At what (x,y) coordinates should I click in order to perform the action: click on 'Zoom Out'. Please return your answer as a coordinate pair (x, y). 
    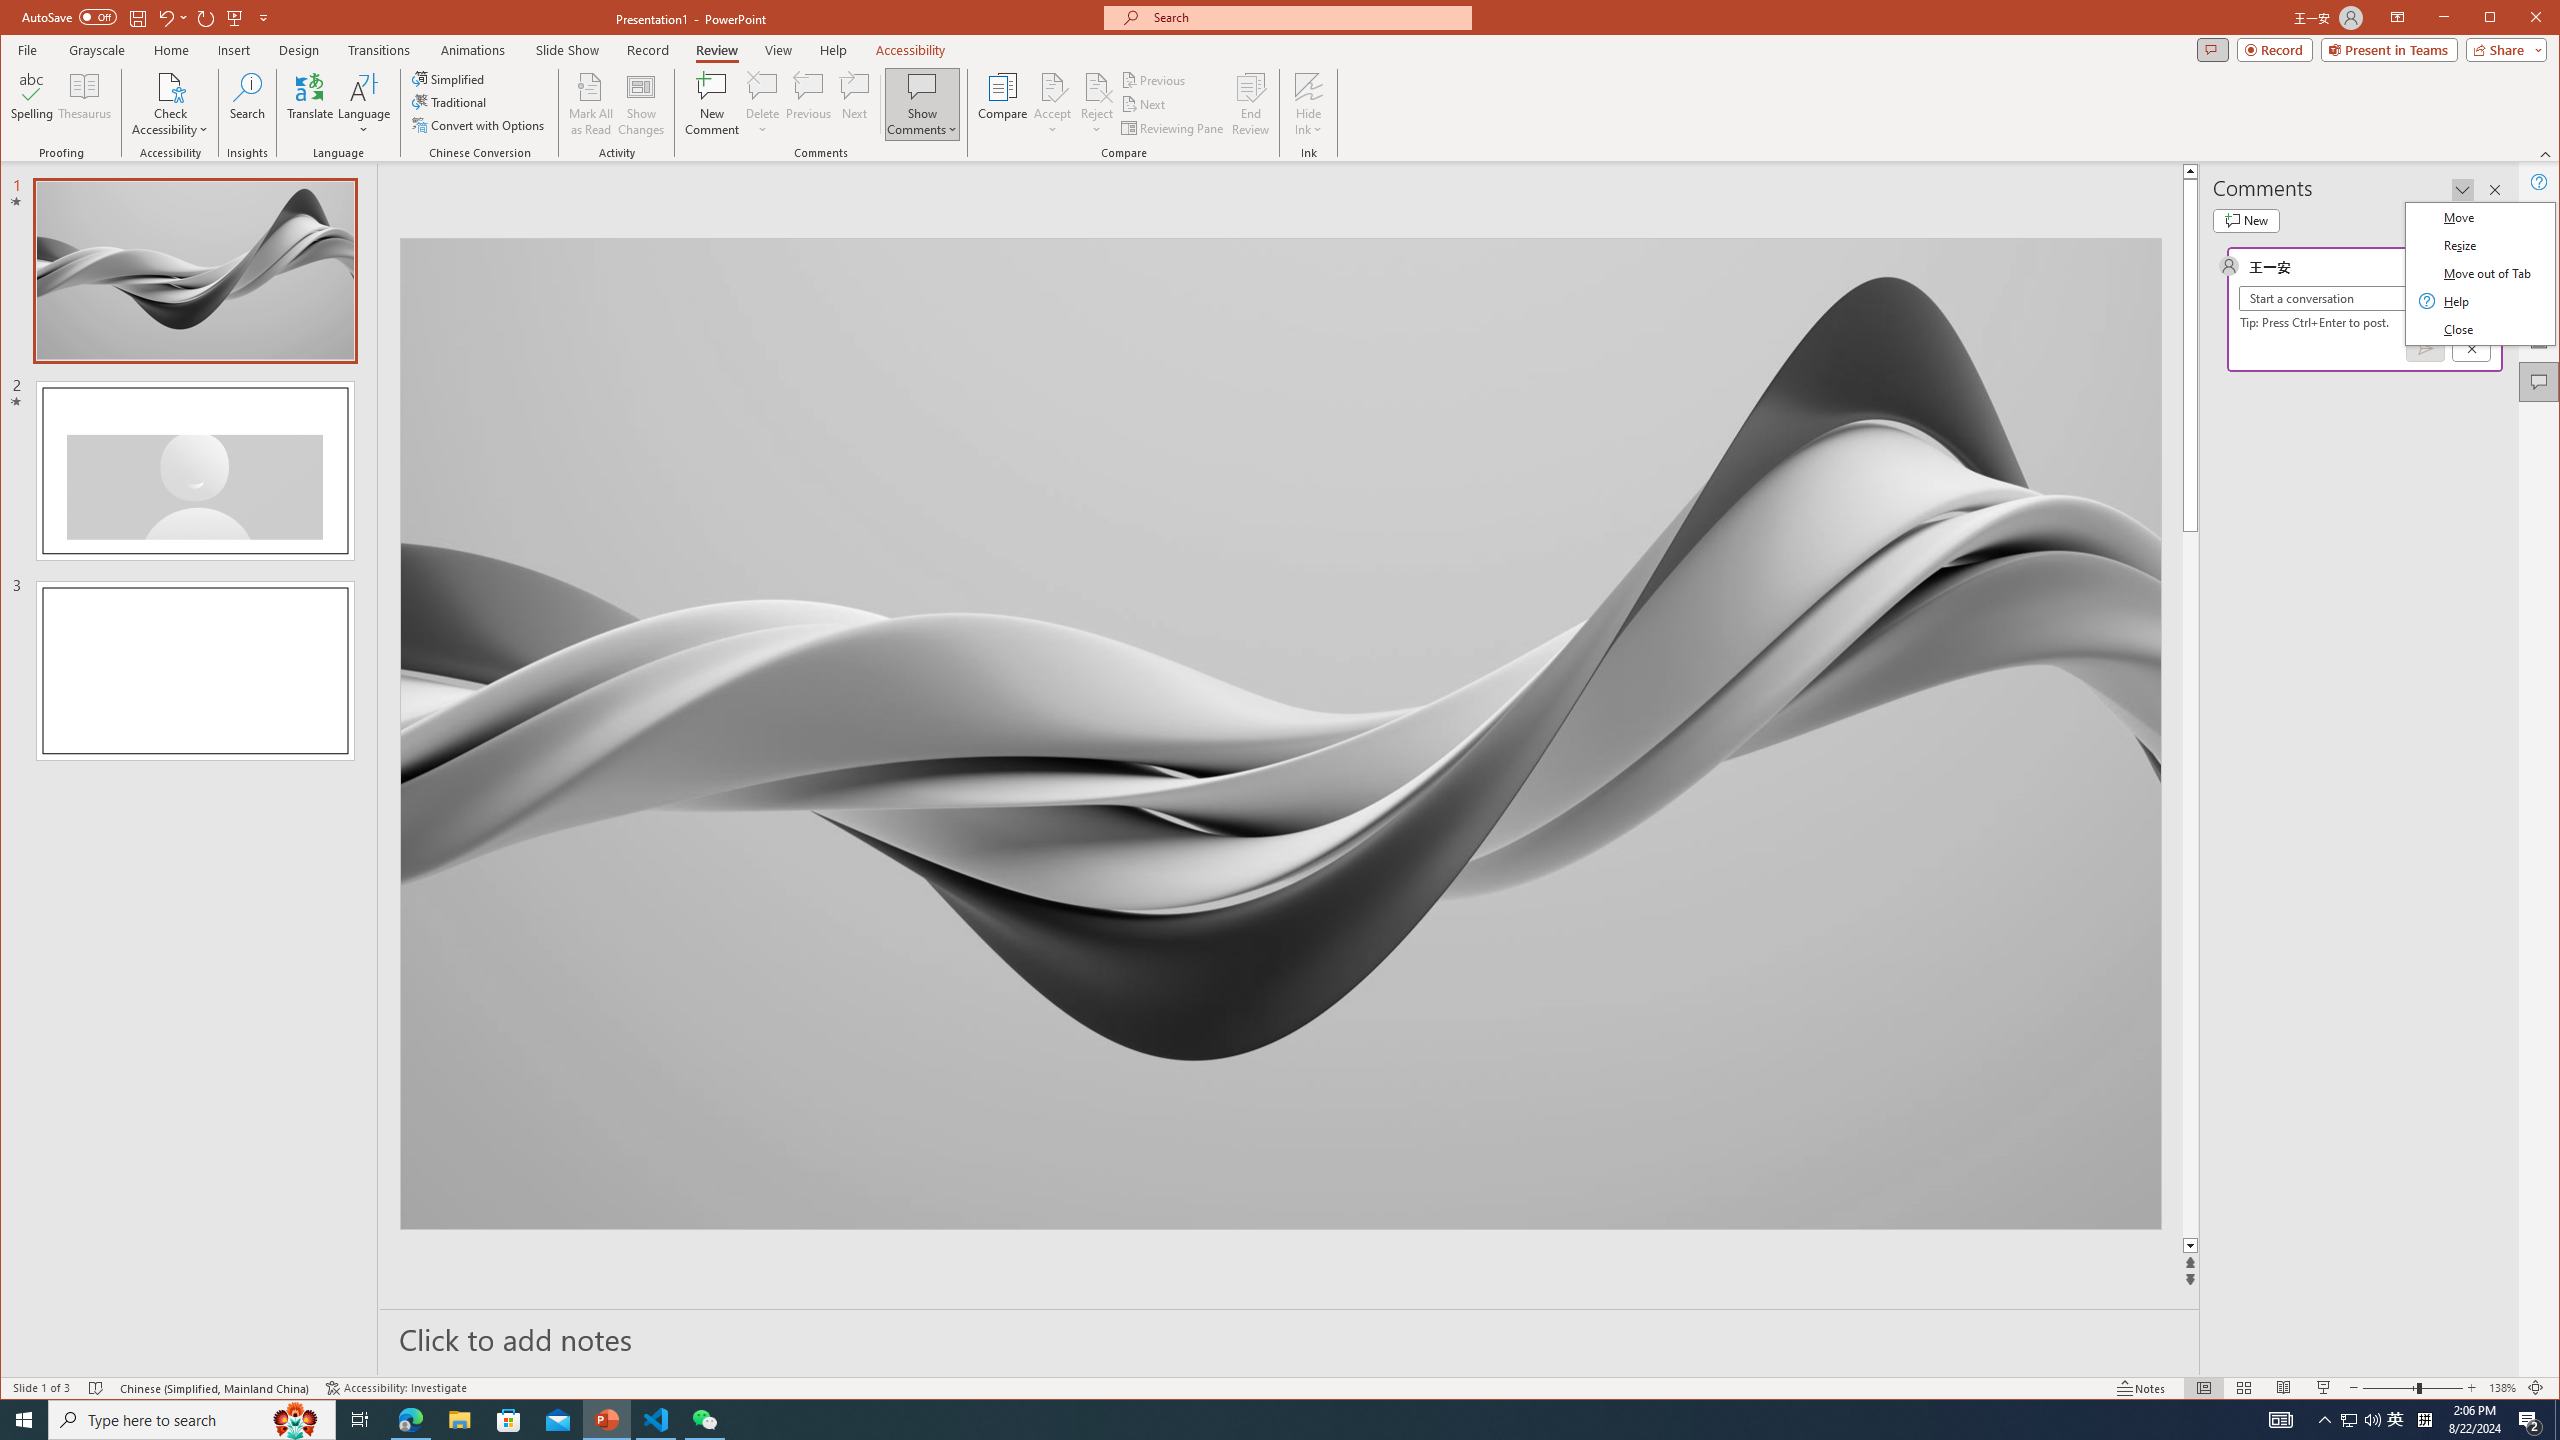
    Looking at the image, I should click on (2388, 1387).